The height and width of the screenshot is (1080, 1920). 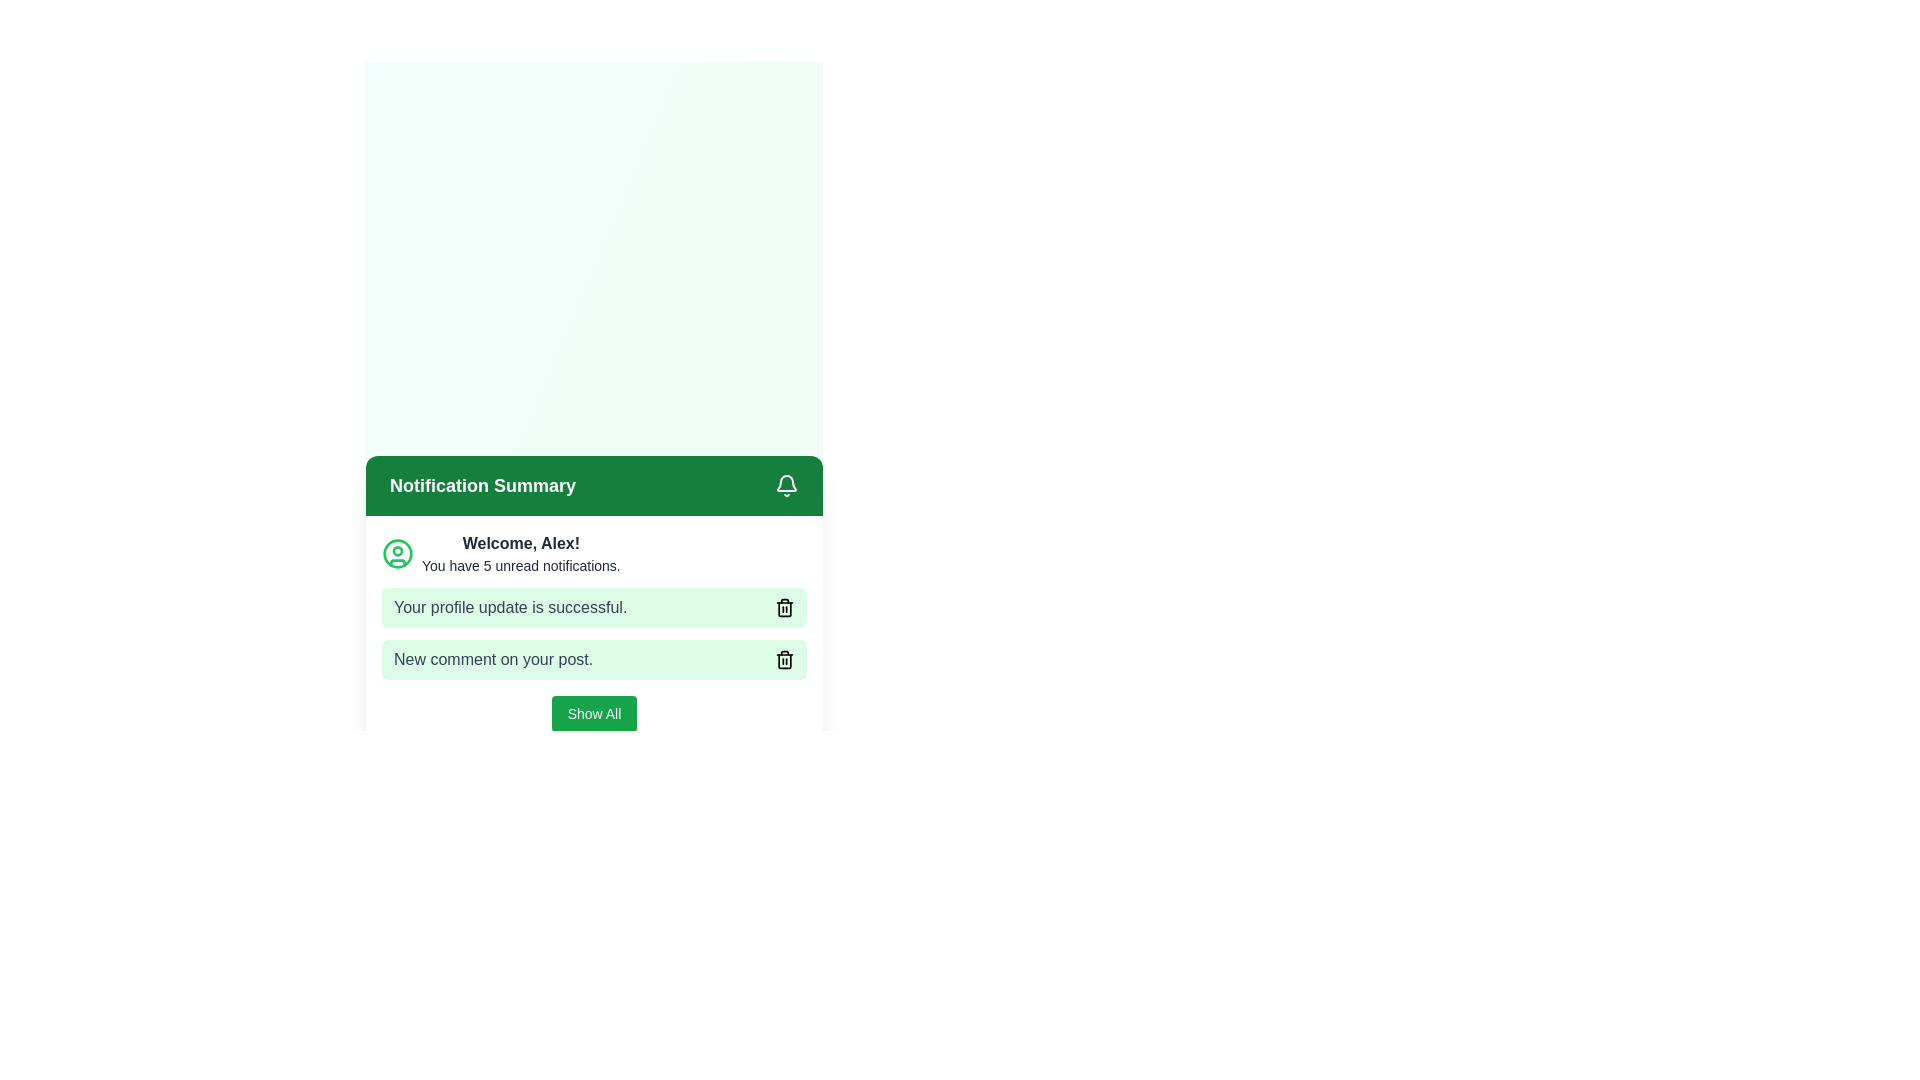 What do you see at coordinates (398, 554) in the screenshot?
I see `the decorative circle SVG element located to the left of the text 'Welcome, Alex!' in the notification summary section` at bounding box center [398, 554].